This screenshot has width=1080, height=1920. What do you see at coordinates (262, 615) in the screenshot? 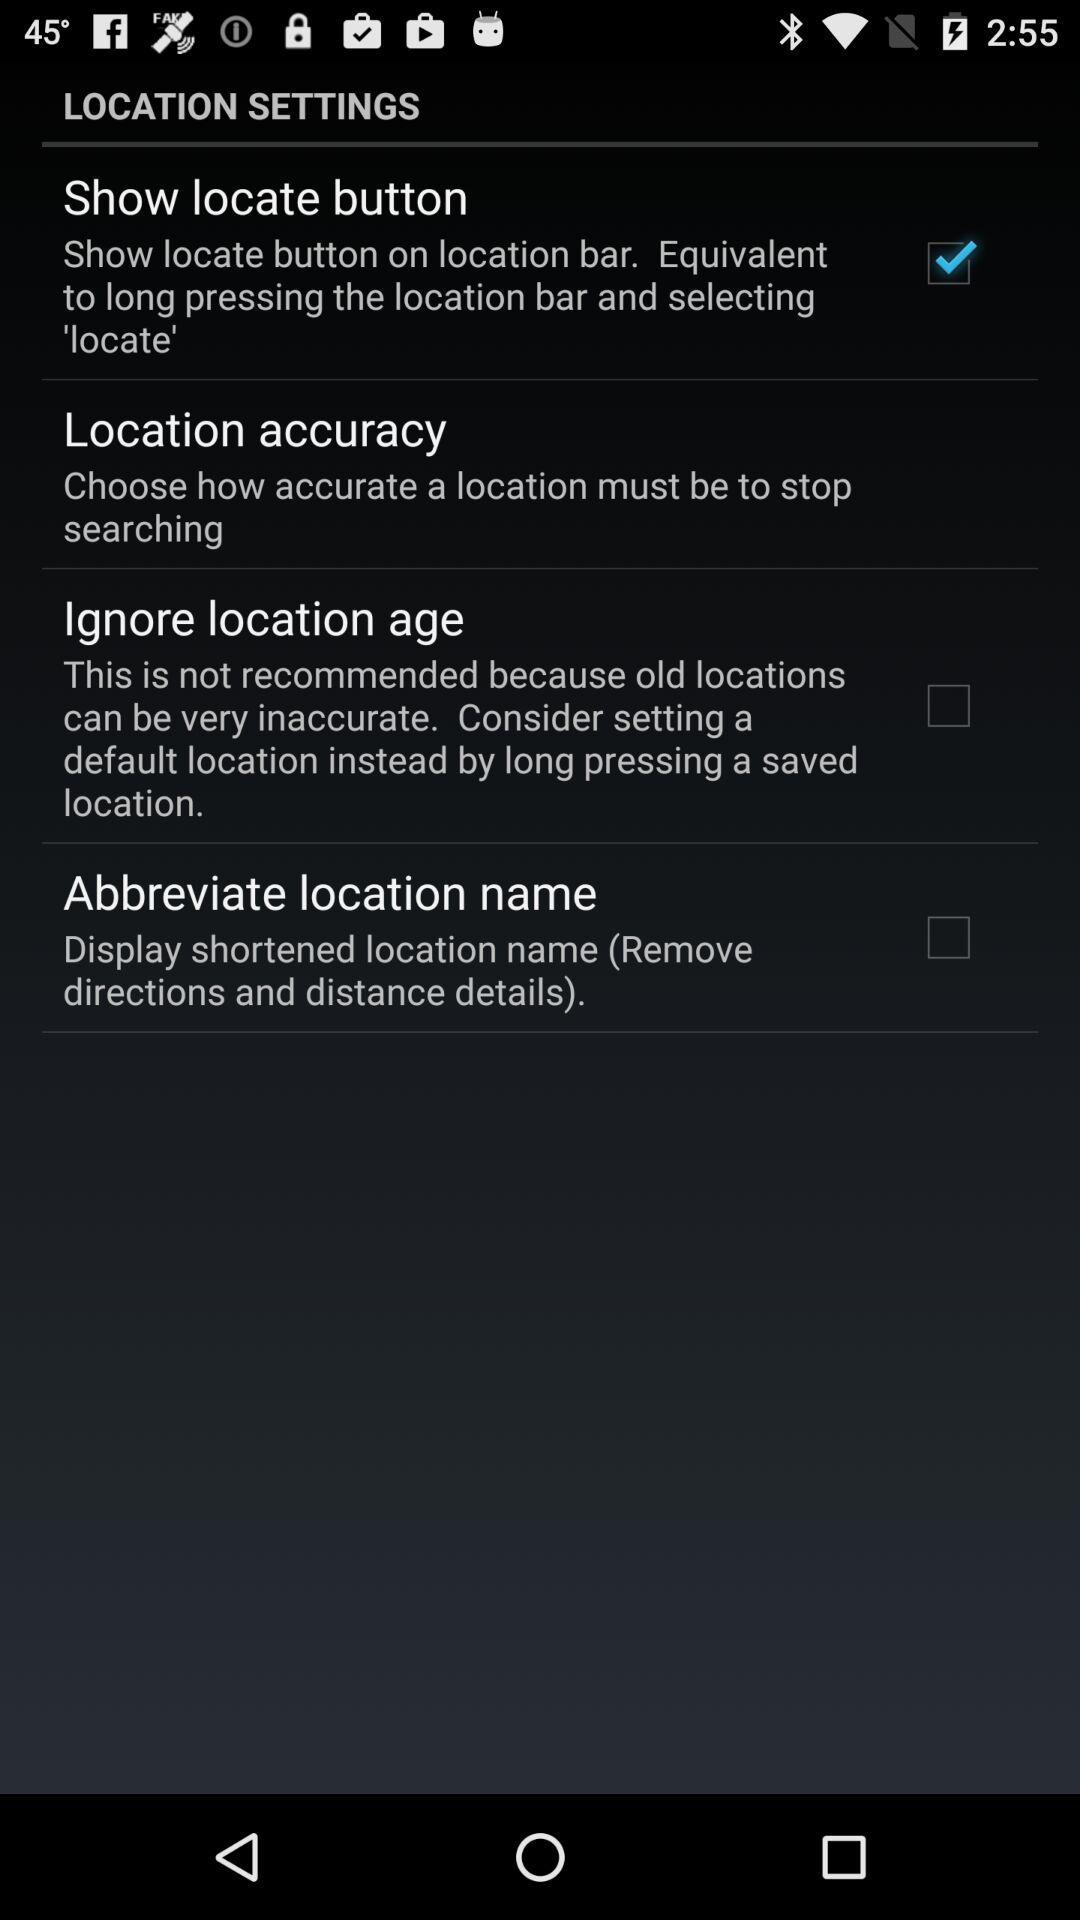
I see `the icon above this is not icon` at bounding box center [262, 615].